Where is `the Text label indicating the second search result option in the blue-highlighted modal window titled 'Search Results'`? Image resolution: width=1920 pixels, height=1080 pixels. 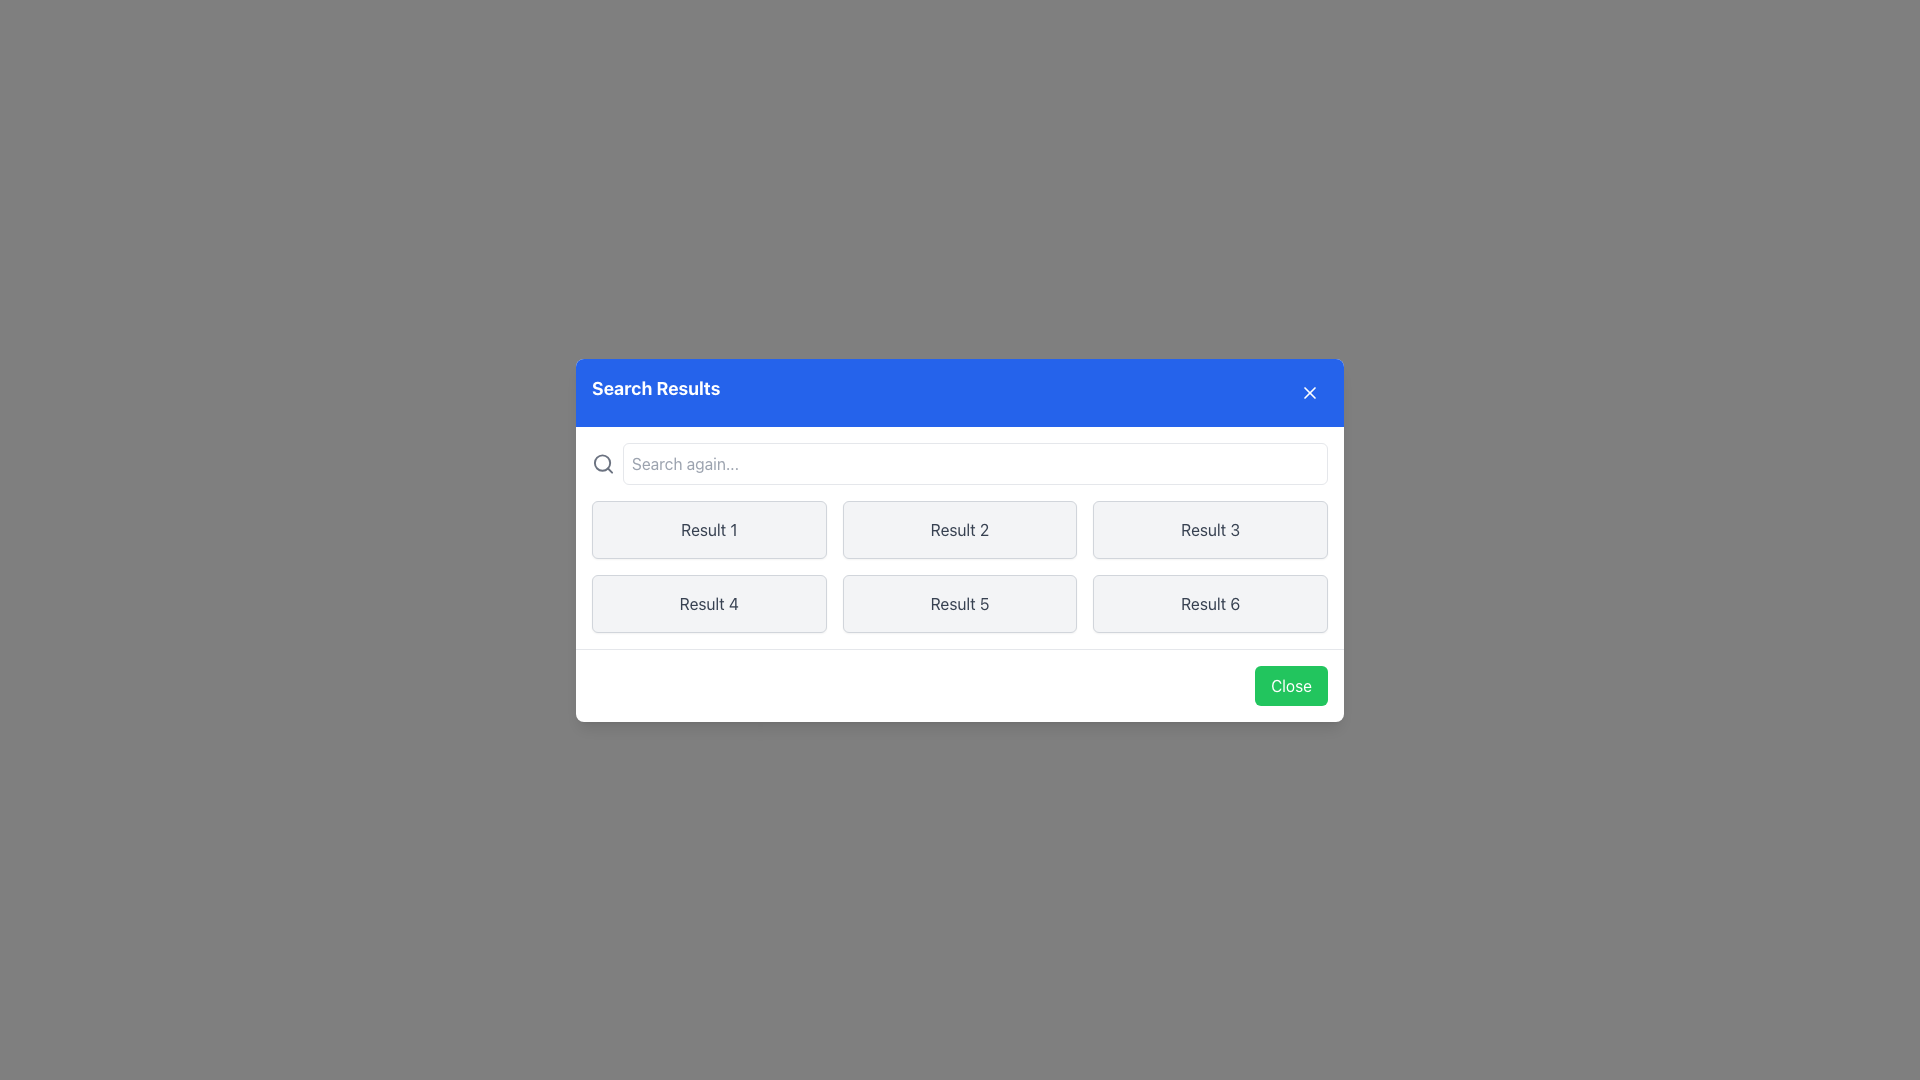
the Text label indicating the second search result option in the blue-highlighted modal window titled 'Search Results' is located at coordinates (960, 528).